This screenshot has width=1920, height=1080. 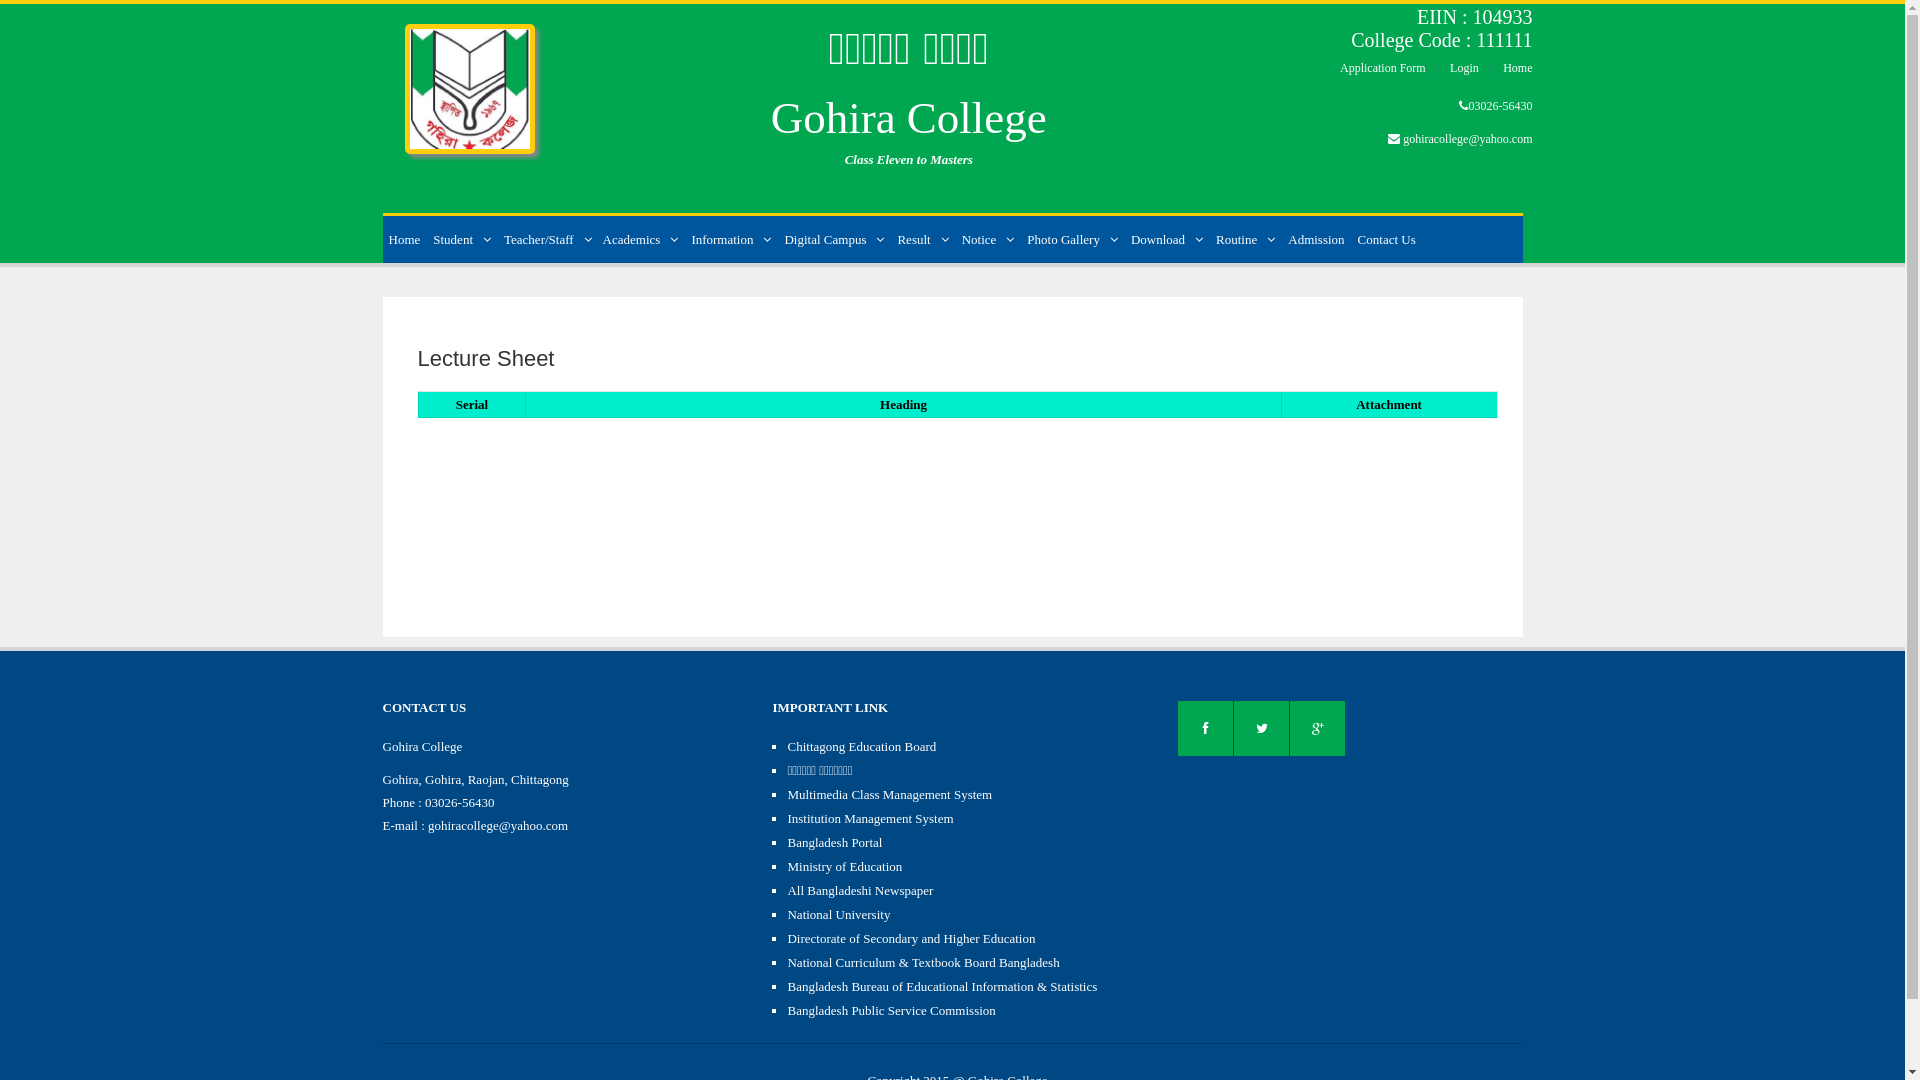 I want to click on 'Chittagong Education Board', so click(x=861, y=746).